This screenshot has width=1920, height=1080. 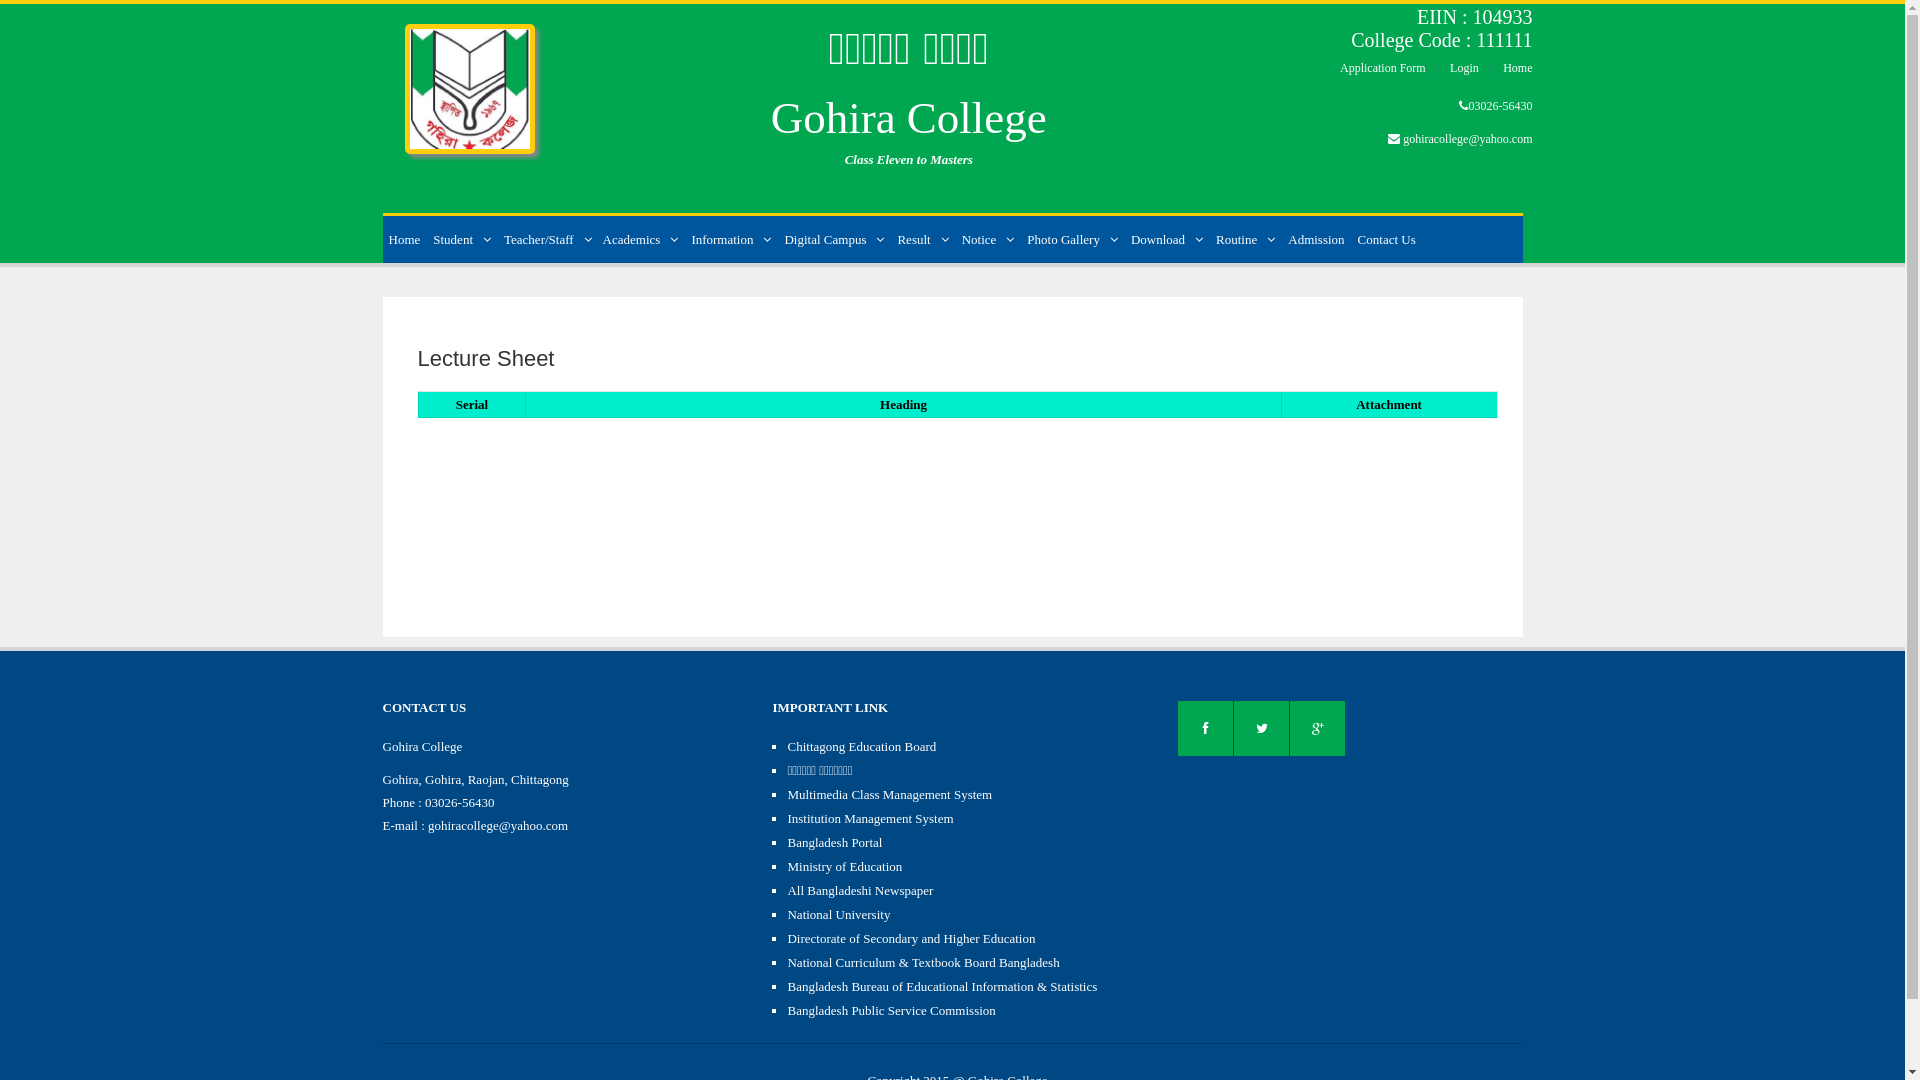 I want to click on 'Chittagong Education Board', so click(x=861, y=746).